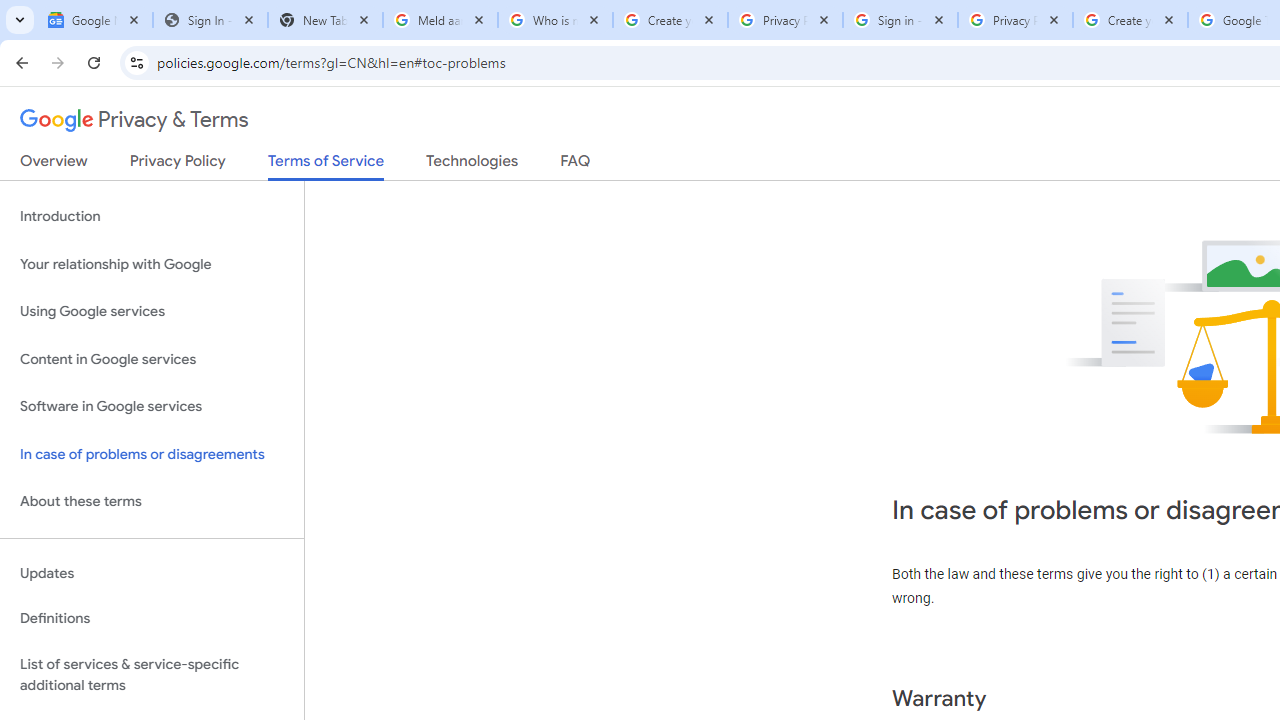 This screenshot has width=1280, height=720. Describe the element at coordinates (555, 20) in the screenshot. I see `'Who is my administrator? - Google Account Help'` at that location.